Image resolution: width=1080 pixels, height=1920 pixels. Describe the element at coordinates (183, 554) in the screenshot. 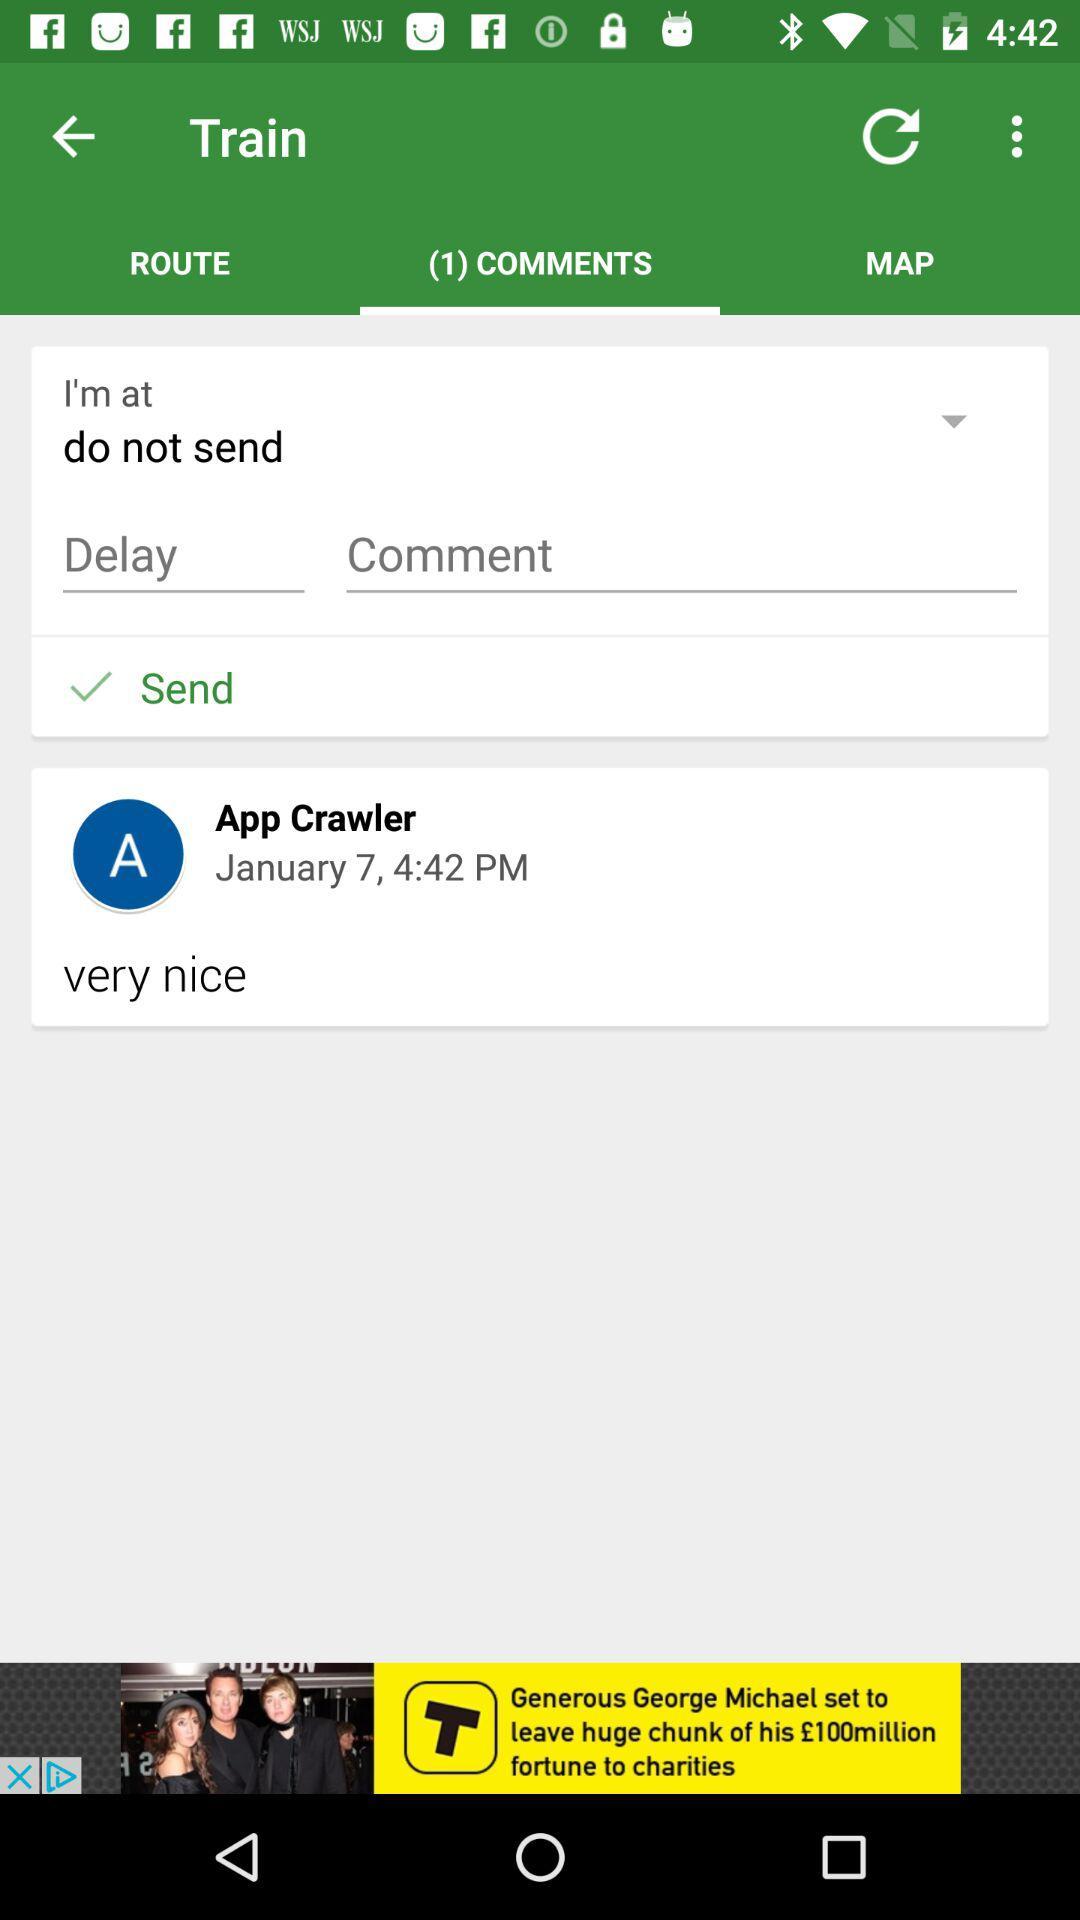

I see `delay` at that location.